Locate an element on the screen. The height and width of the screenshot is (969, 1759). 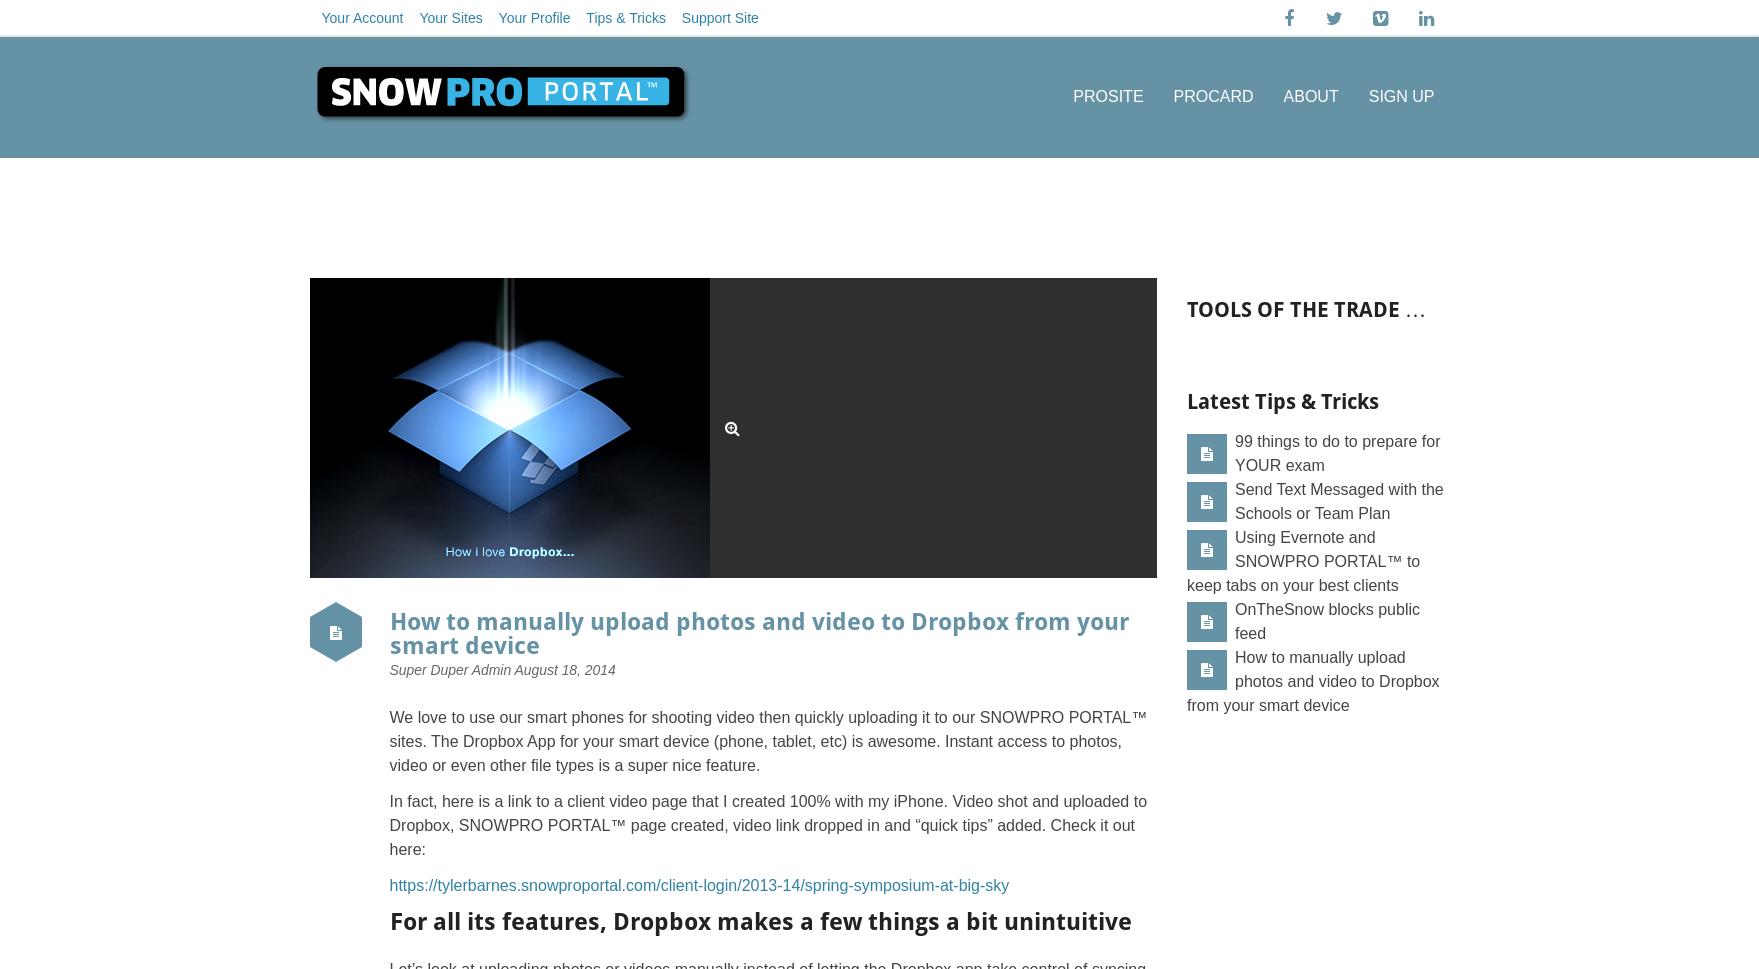
'Support Site' is located at coordinates (719, 18).